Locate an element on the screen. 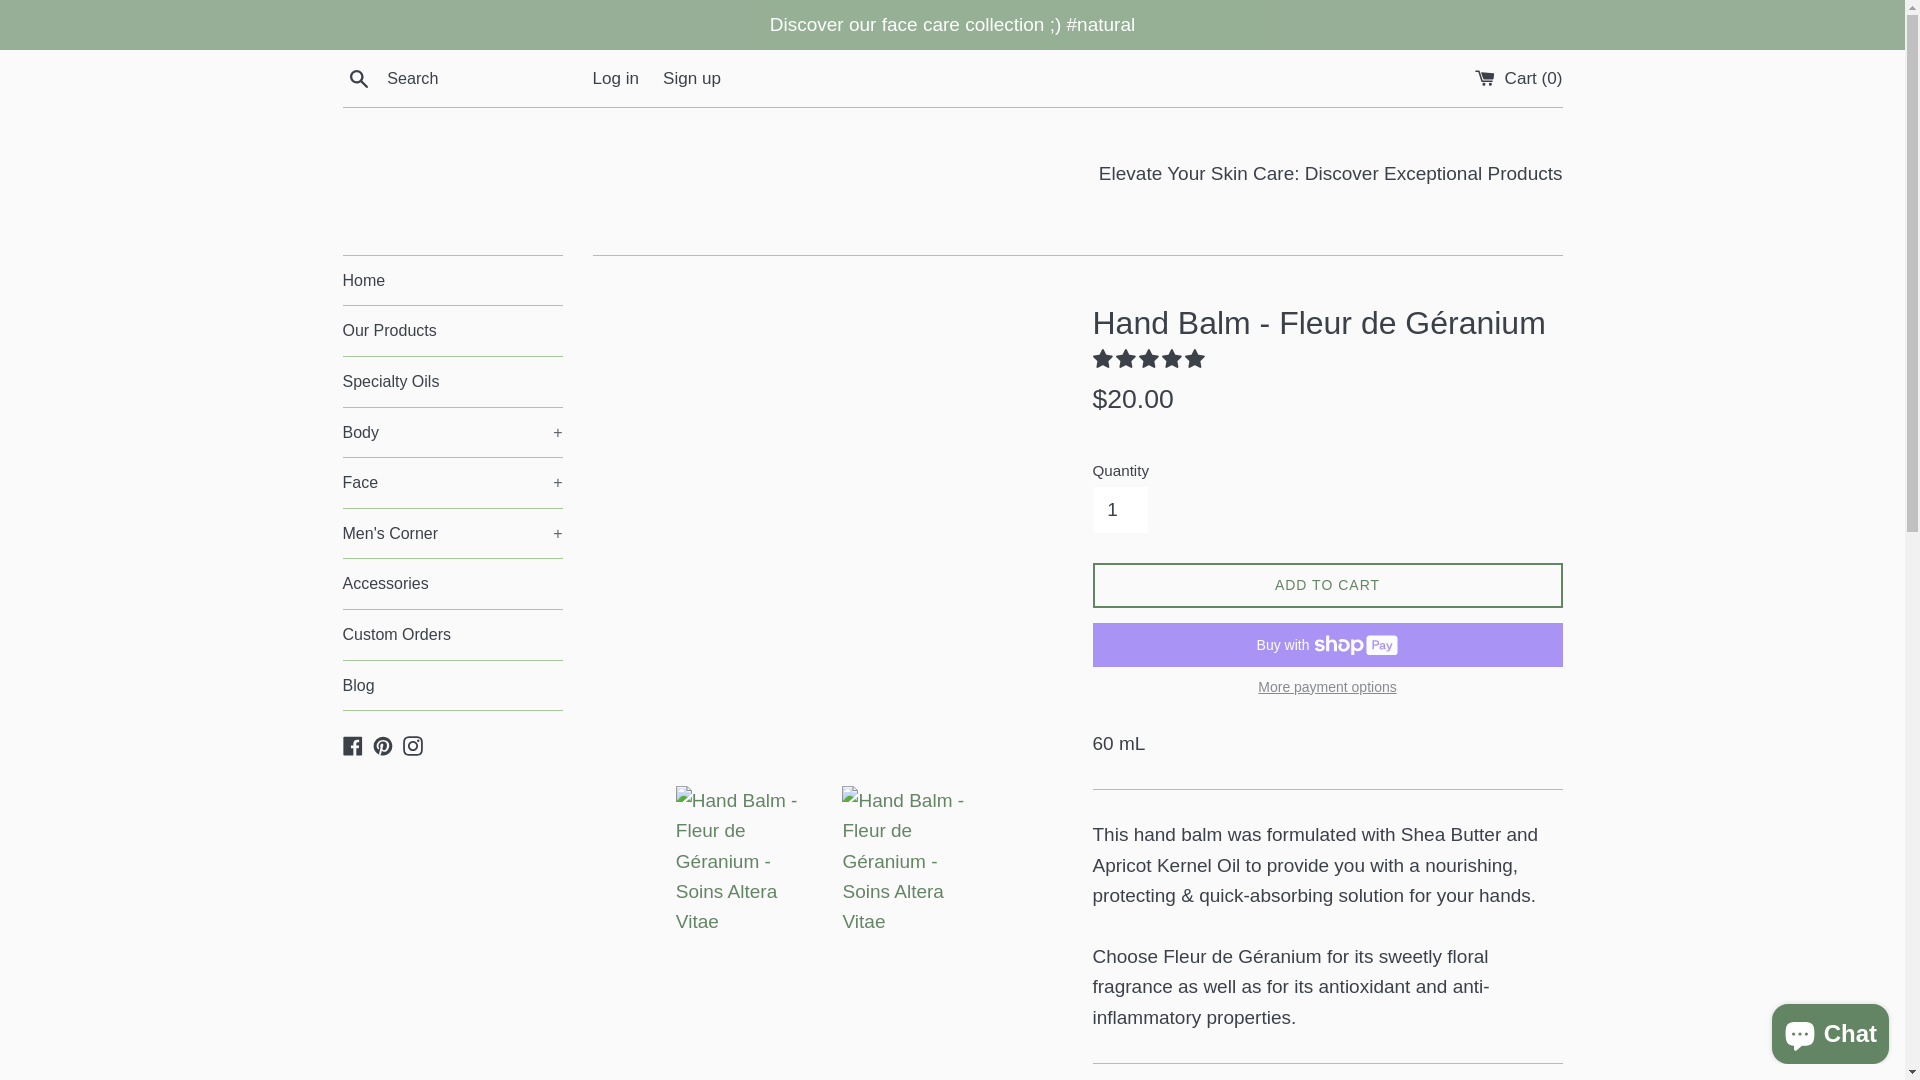 This screenshot has width=1920, height=1080. 'Face is located at coordinates (450, 482).